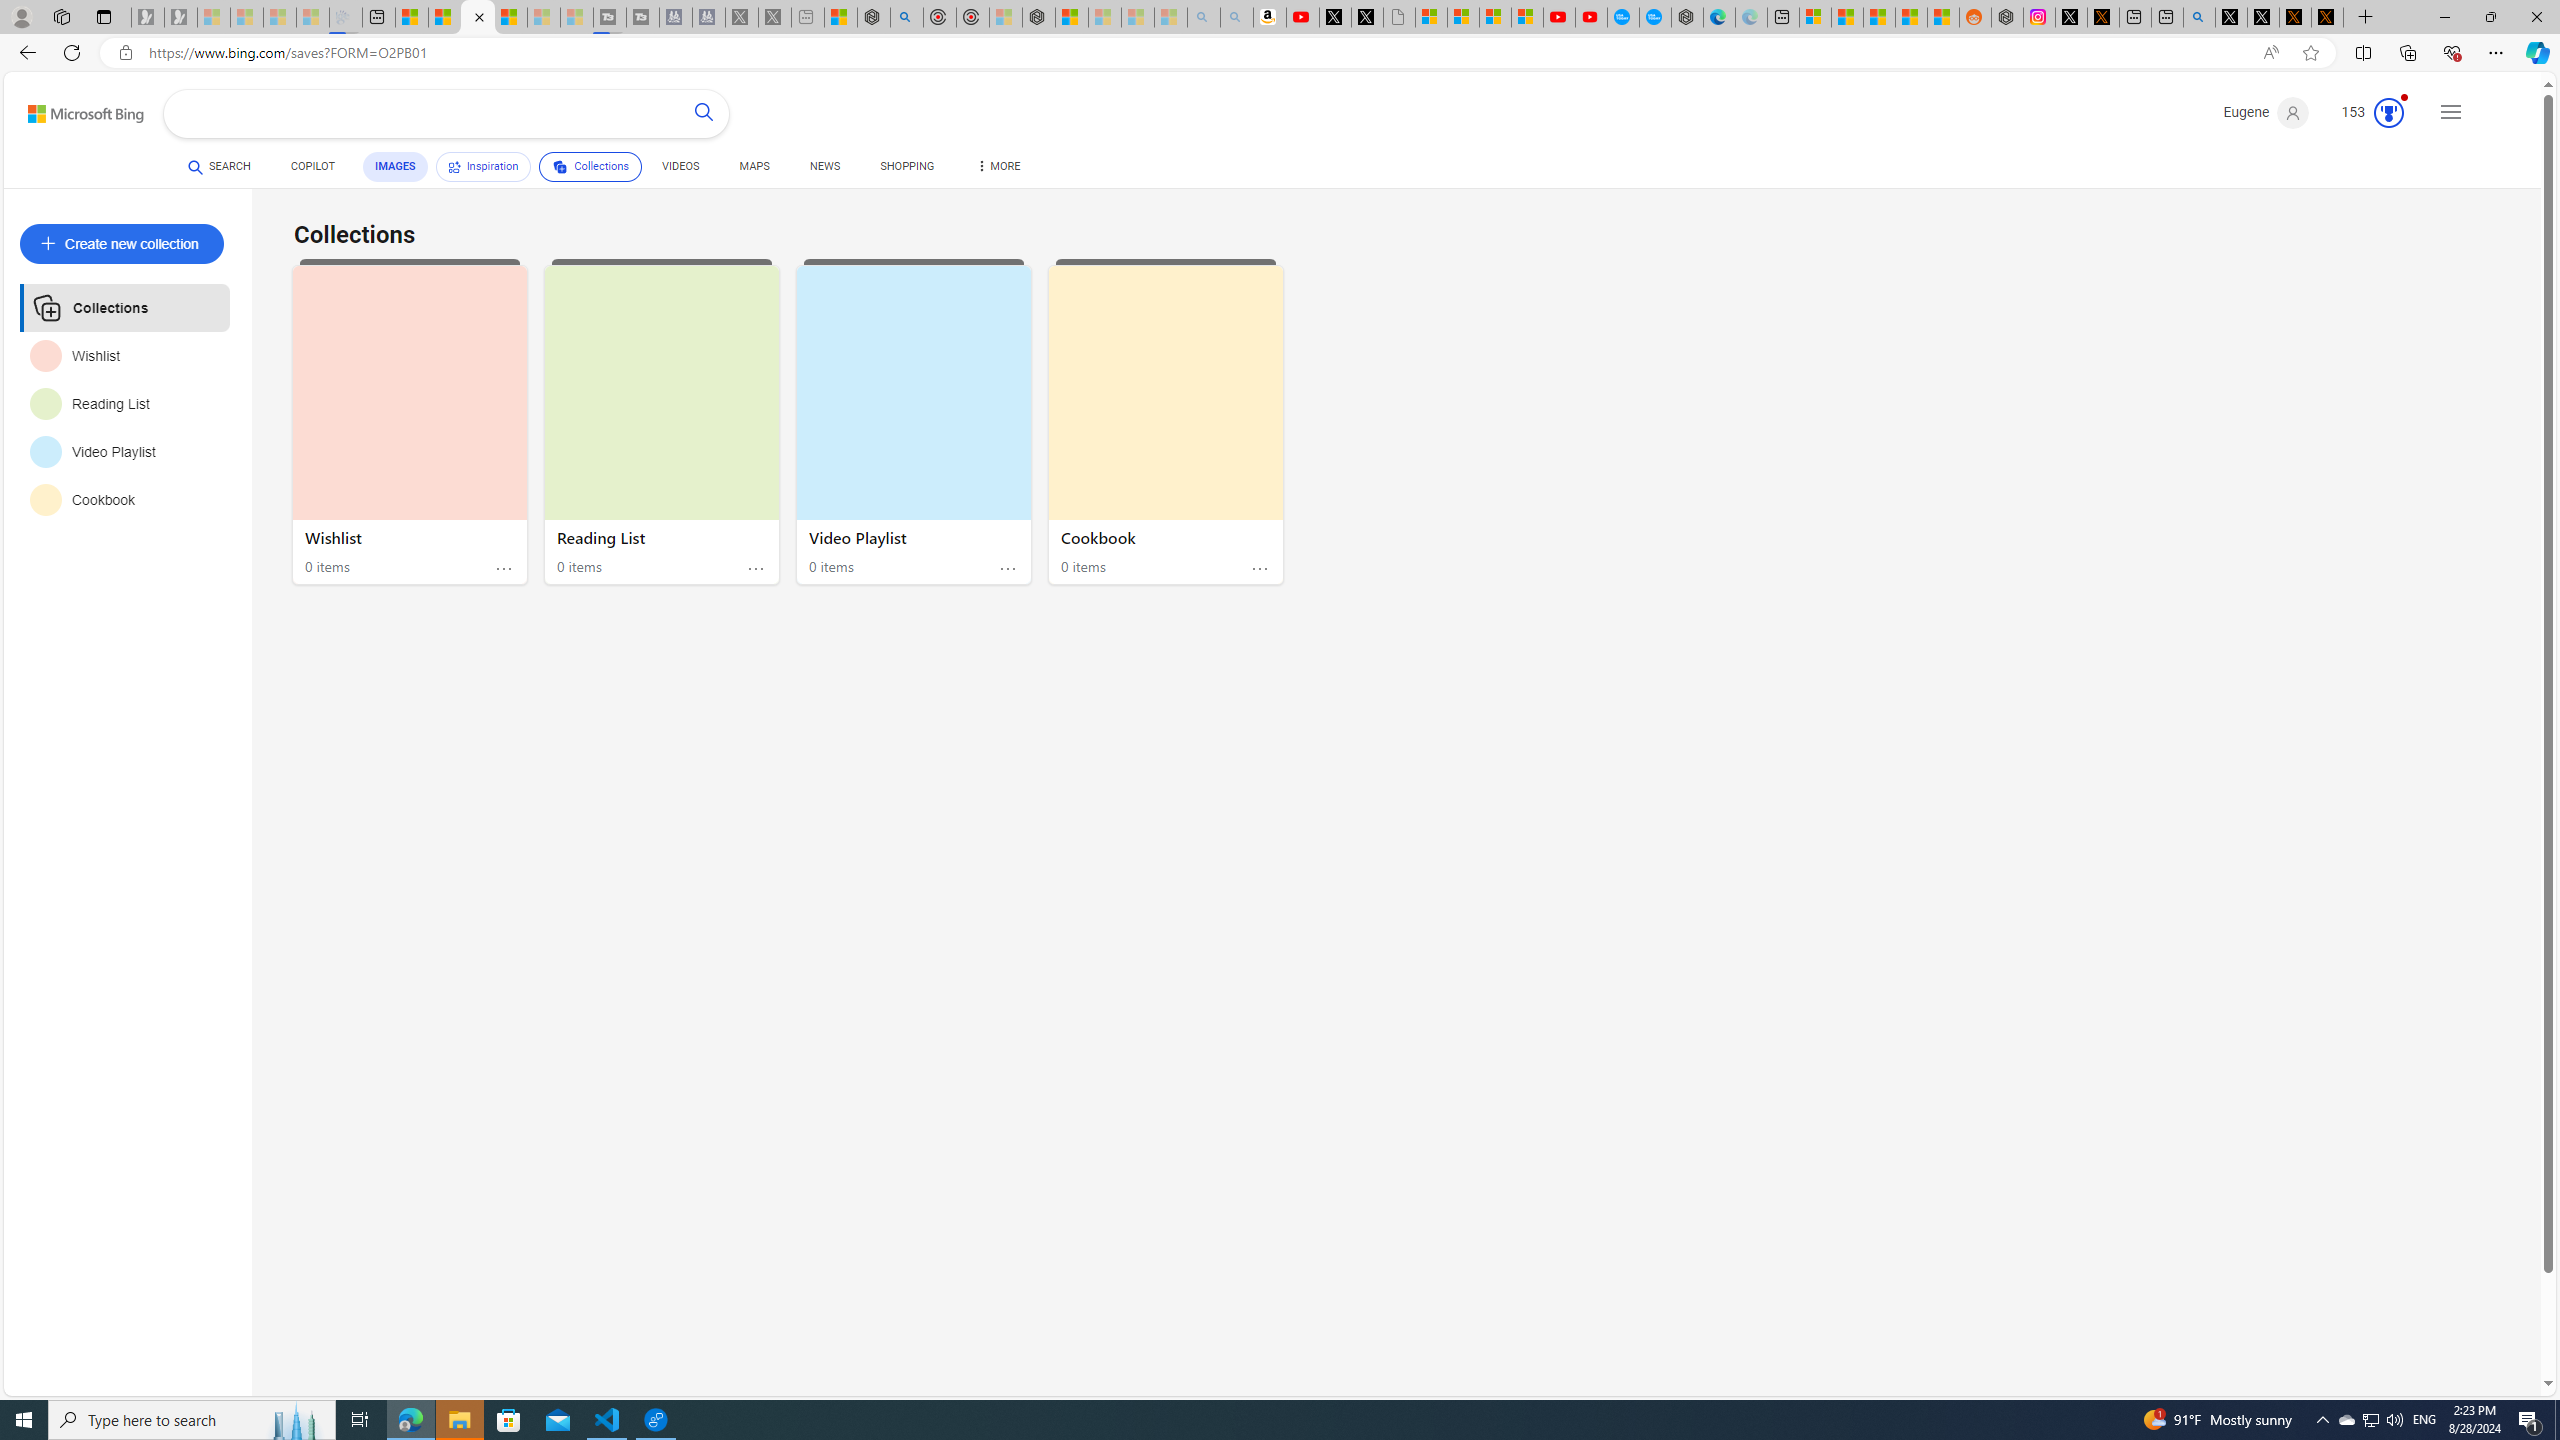 This screenshot has height=1440, width=2560. Describe the element at coordinates (2263, 16) in the screenshot. I see `'GitHub (@github) / X'` at that location.